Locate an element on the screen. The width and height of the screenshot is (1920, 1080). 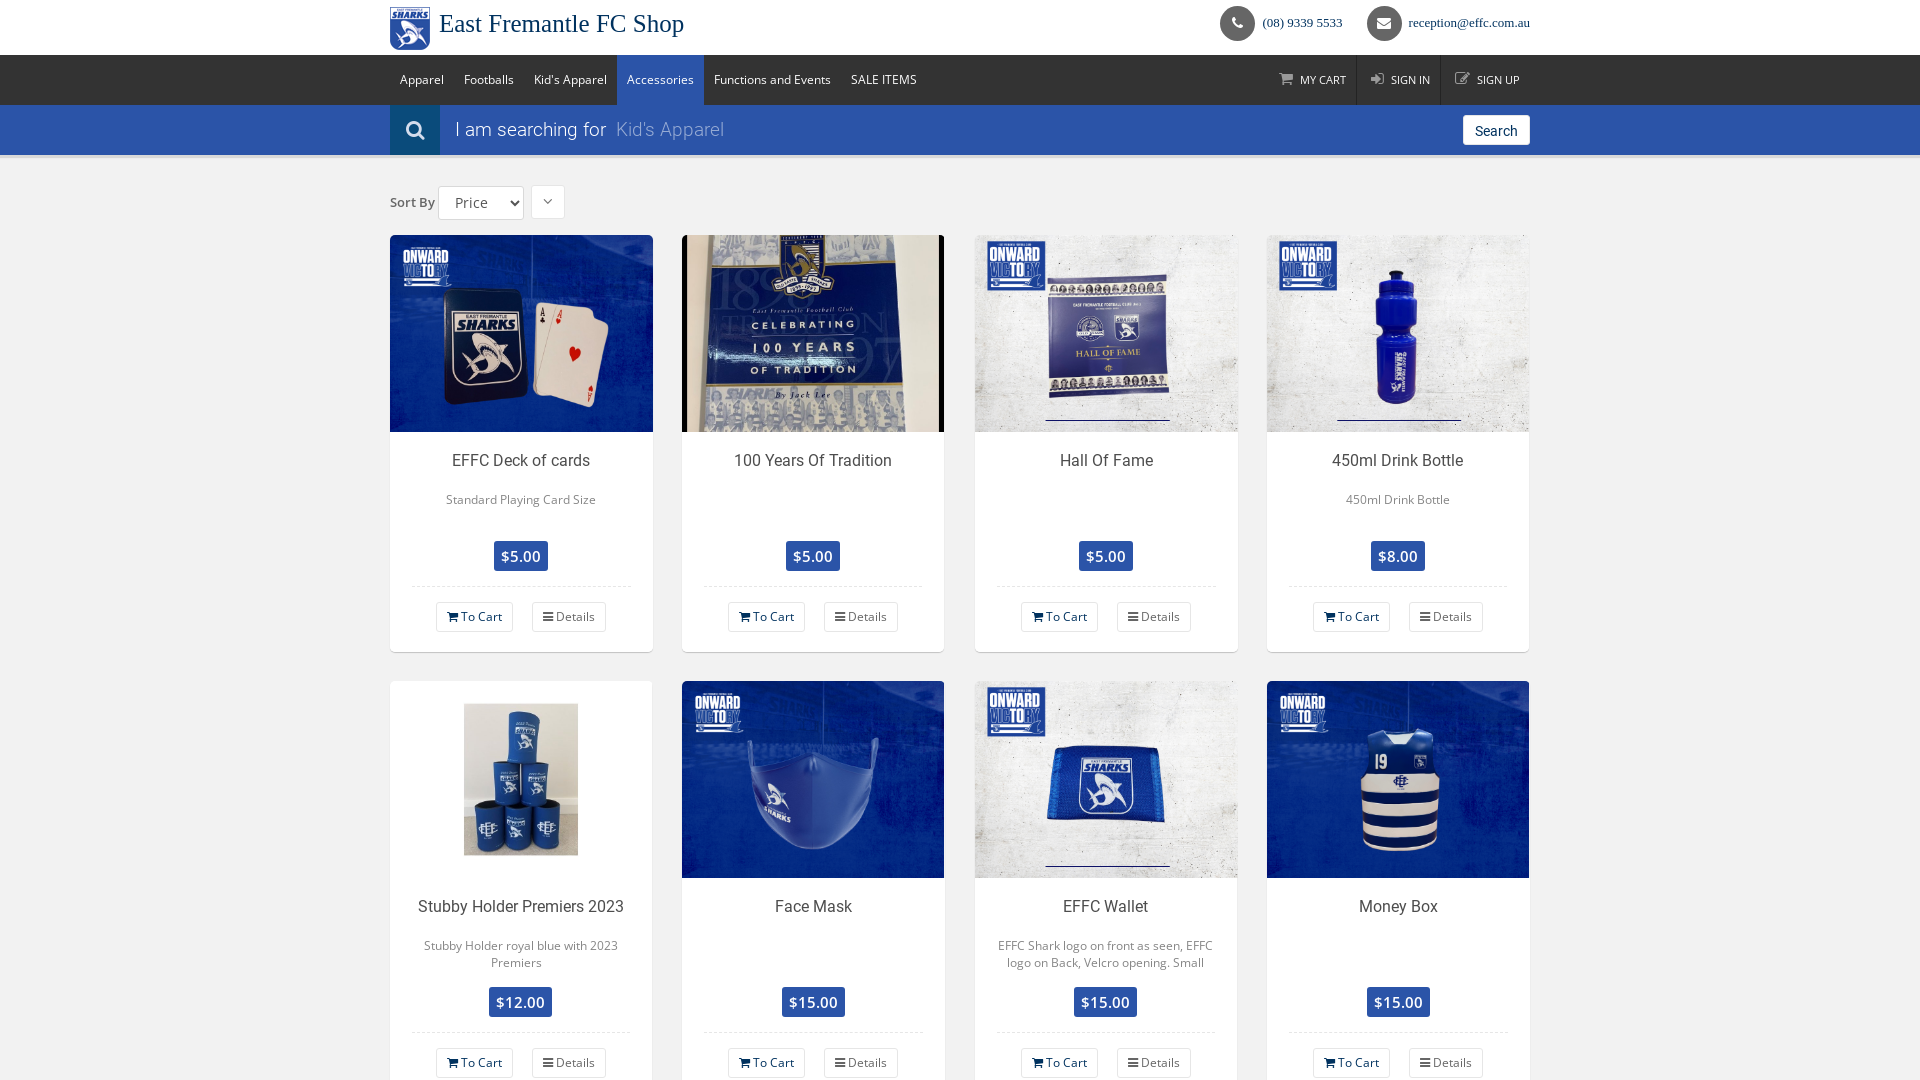
'Face Mask' is located at coordinates (813, 778).